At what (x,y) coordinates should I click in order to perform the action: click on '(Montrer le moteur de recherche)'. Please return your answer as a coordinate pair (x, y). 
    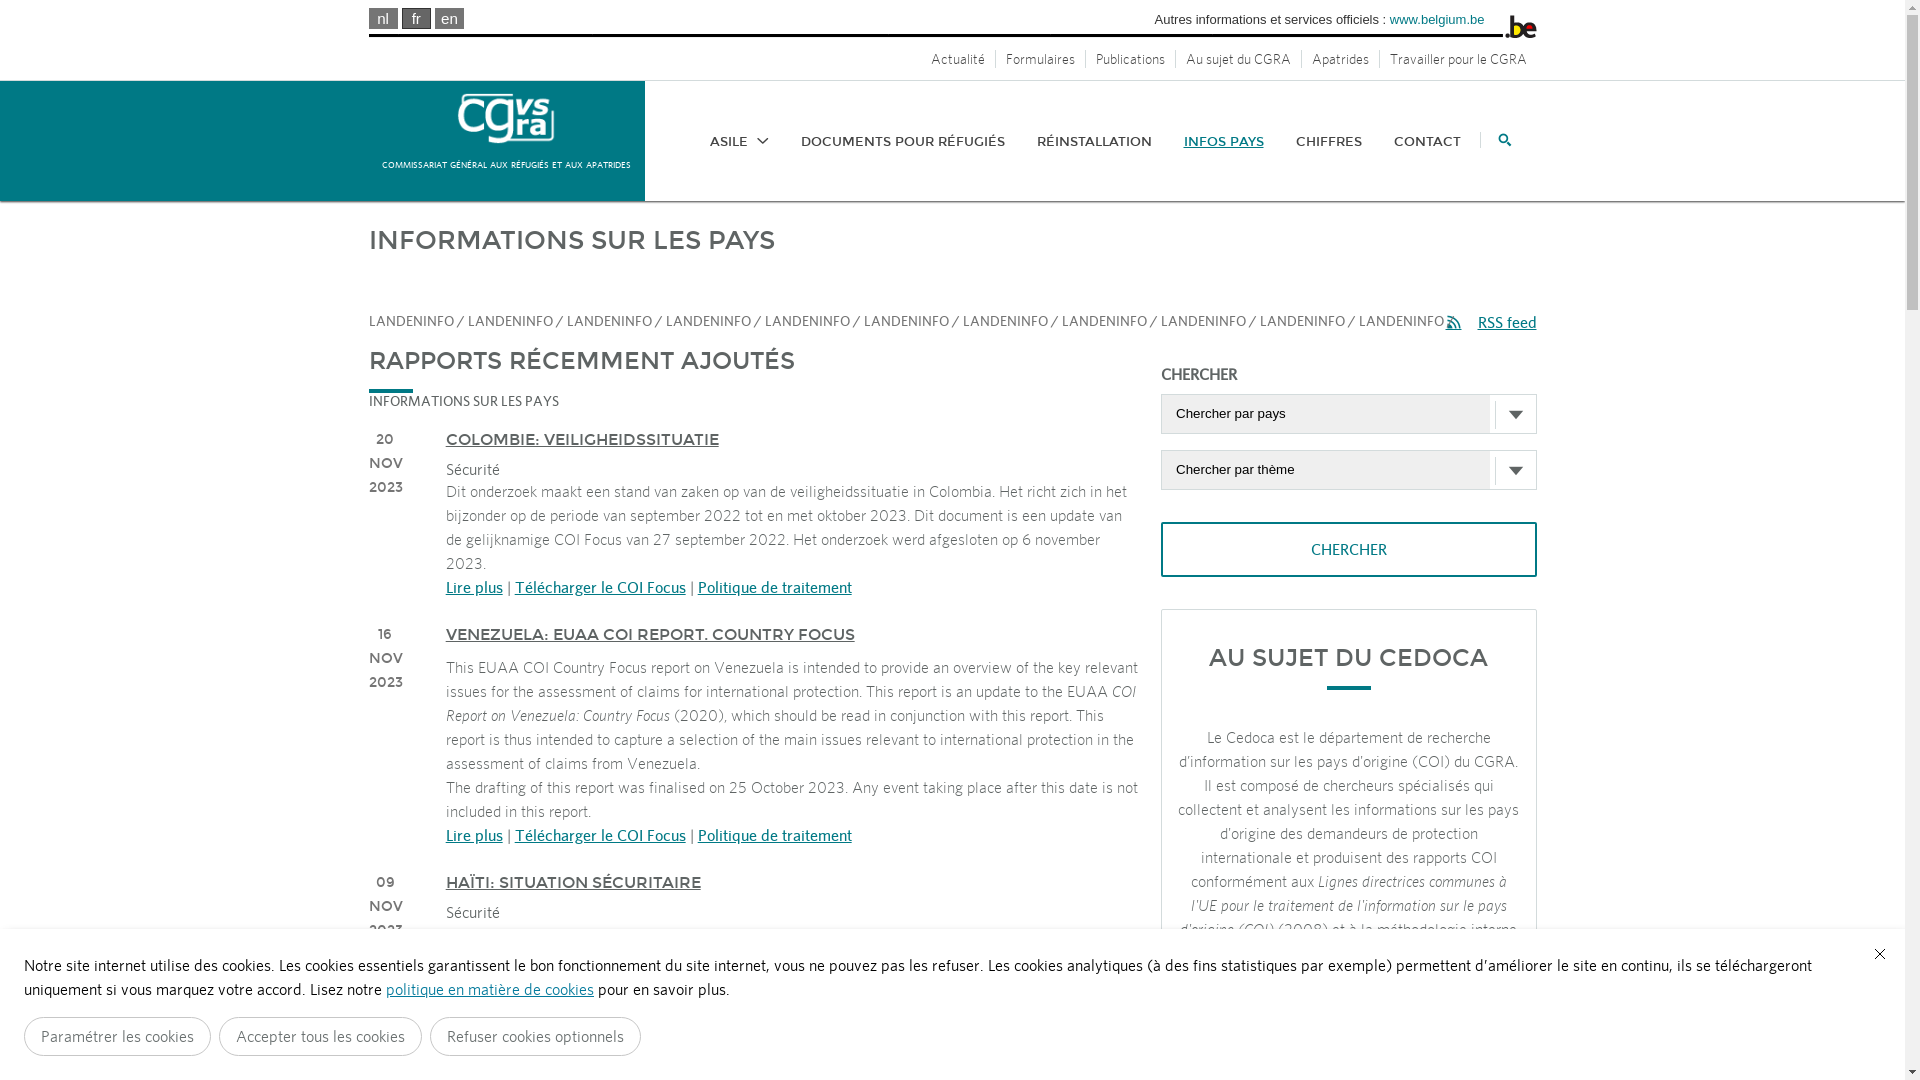
    Looking at the image, I should click on (1496, 138).